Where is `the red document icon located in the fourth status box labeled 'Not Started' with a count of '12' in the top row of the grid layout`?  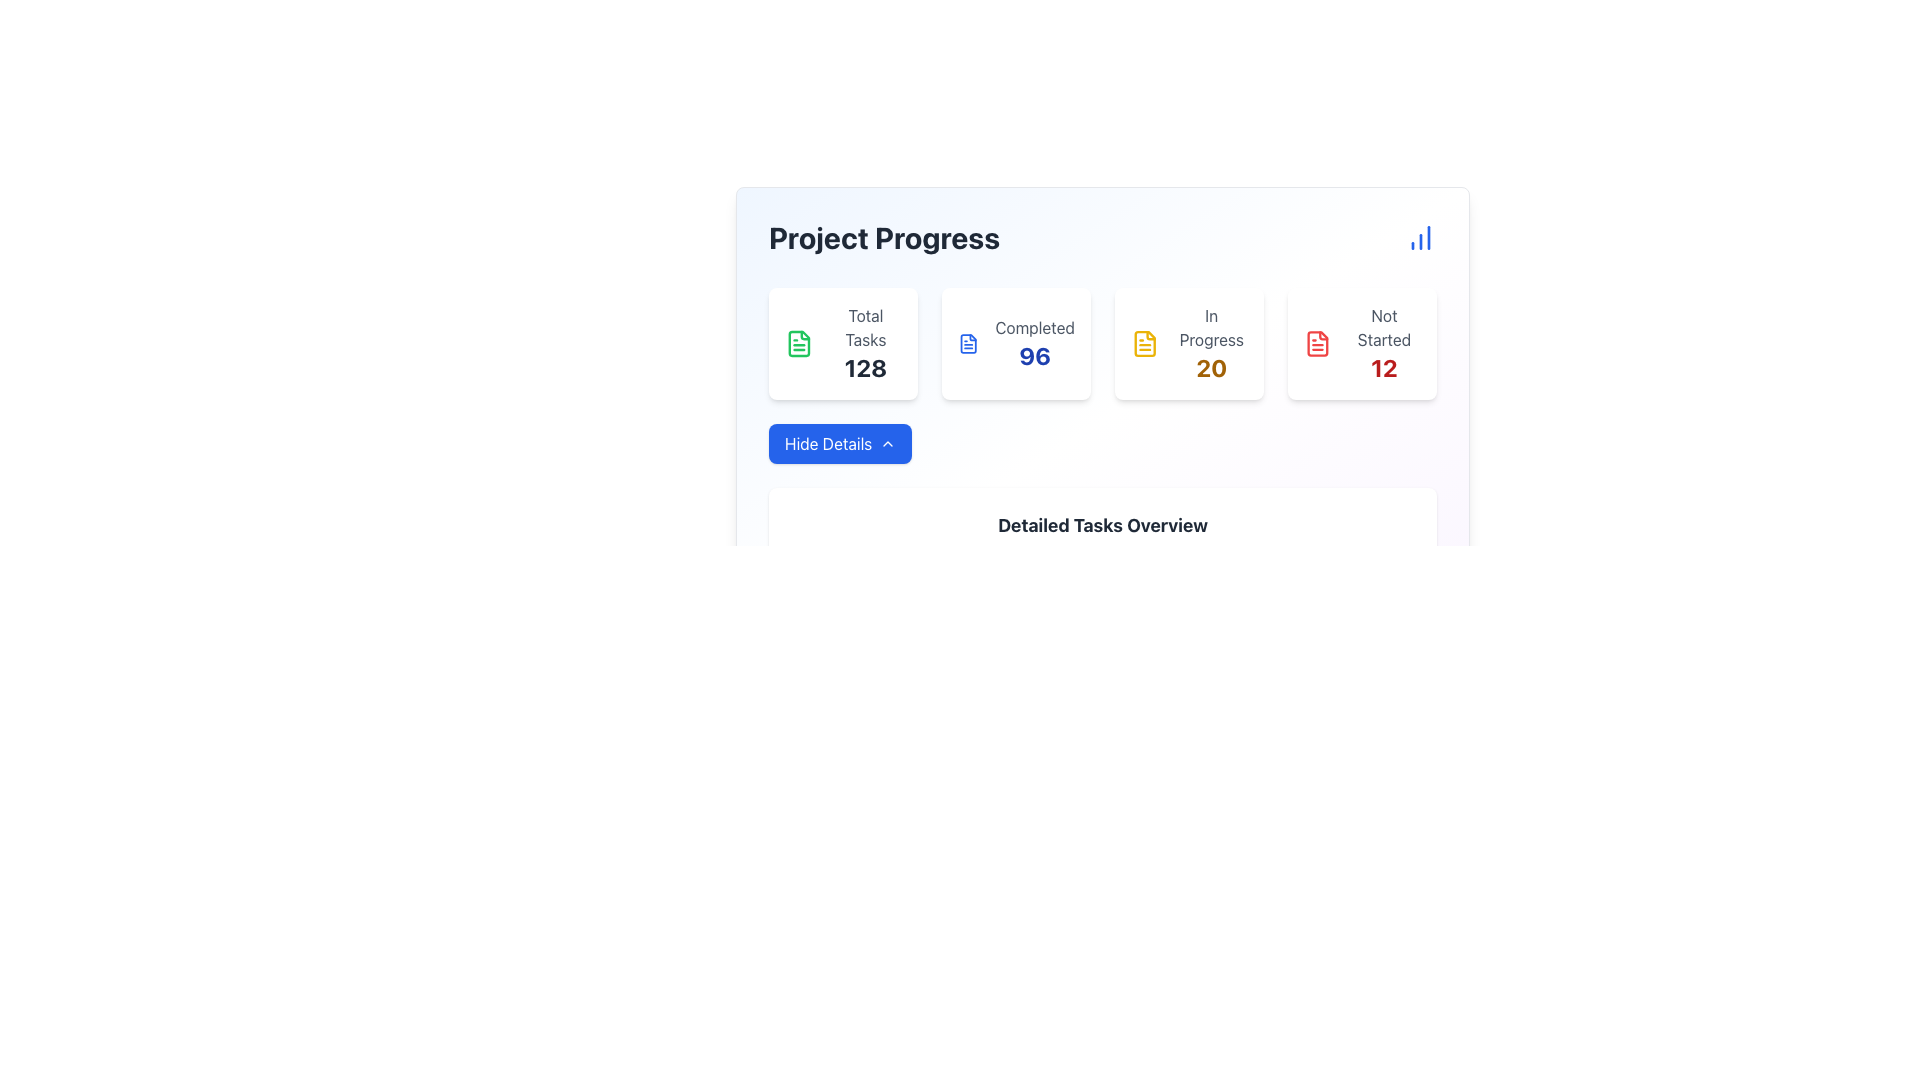 the red document icon located in the fourth status box labeled 'Not Started' with a count of '12' in the top row of the grid layout is located at coordinates (1317, 342).